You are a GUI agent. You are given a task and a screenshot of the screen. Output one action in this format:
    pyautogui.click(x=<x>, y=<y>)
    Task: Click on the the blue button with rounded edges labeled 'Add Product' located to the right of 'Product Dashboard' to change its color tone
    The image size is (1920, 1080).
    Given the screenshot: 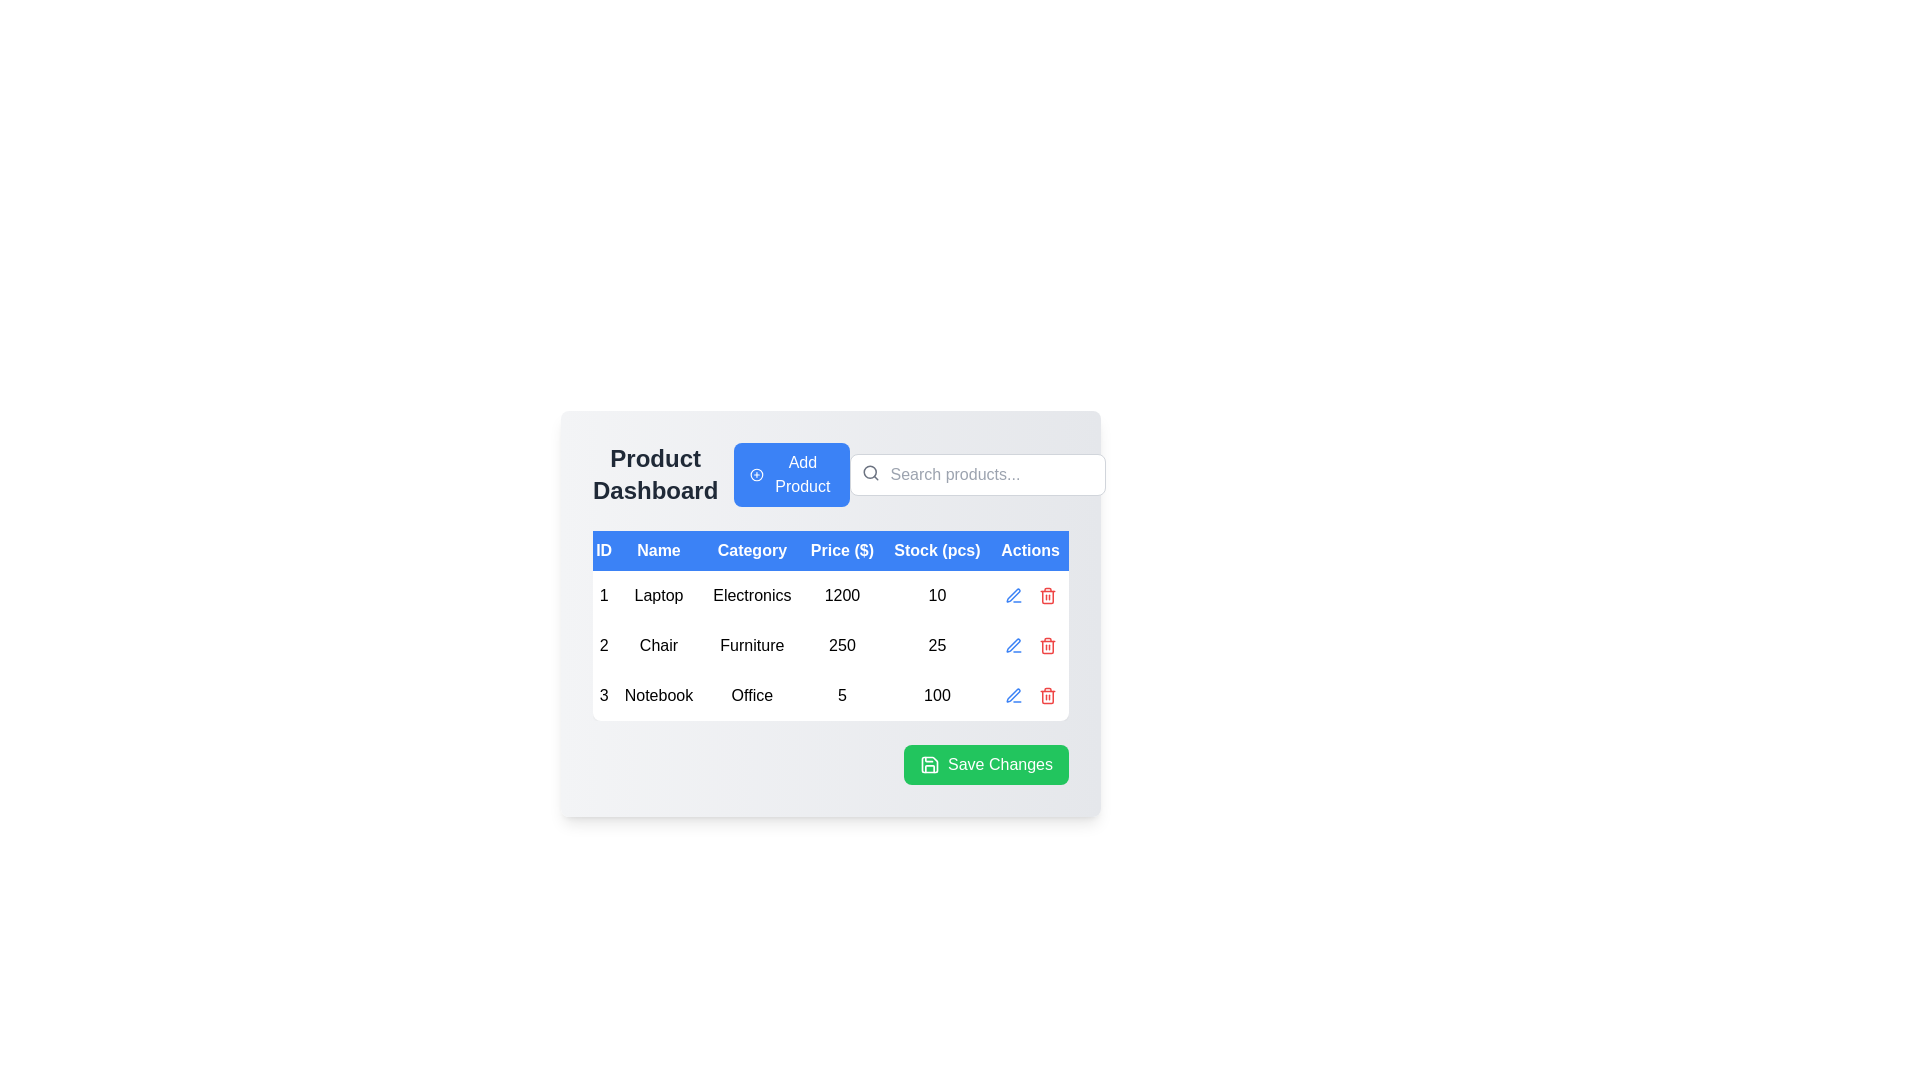 What is the action you would take?
    pyautogui.click(x=791, y=474)
    